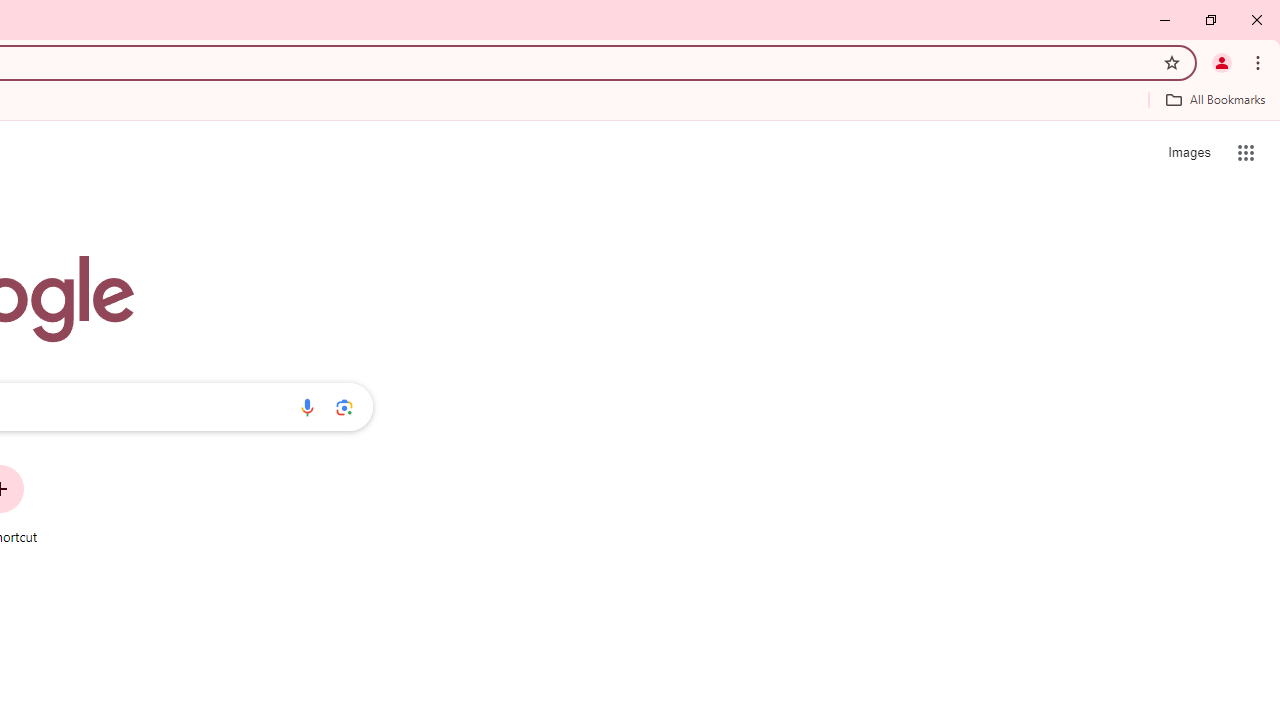 The height and width of the screenshot is (720, 1280). I want to click on 'Search by image', so click(344, 406).